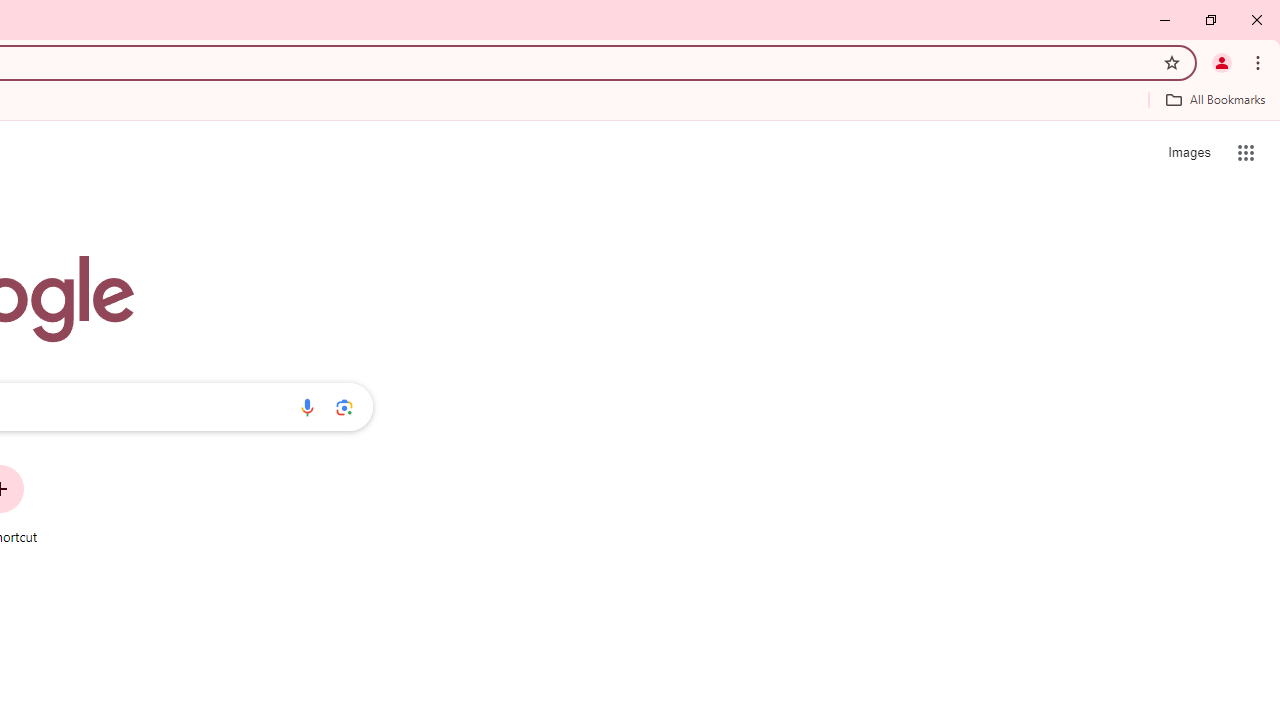 The height and width of the screenshot is (720, 1280). I want to click on 'Search by image', so click(344, 406).